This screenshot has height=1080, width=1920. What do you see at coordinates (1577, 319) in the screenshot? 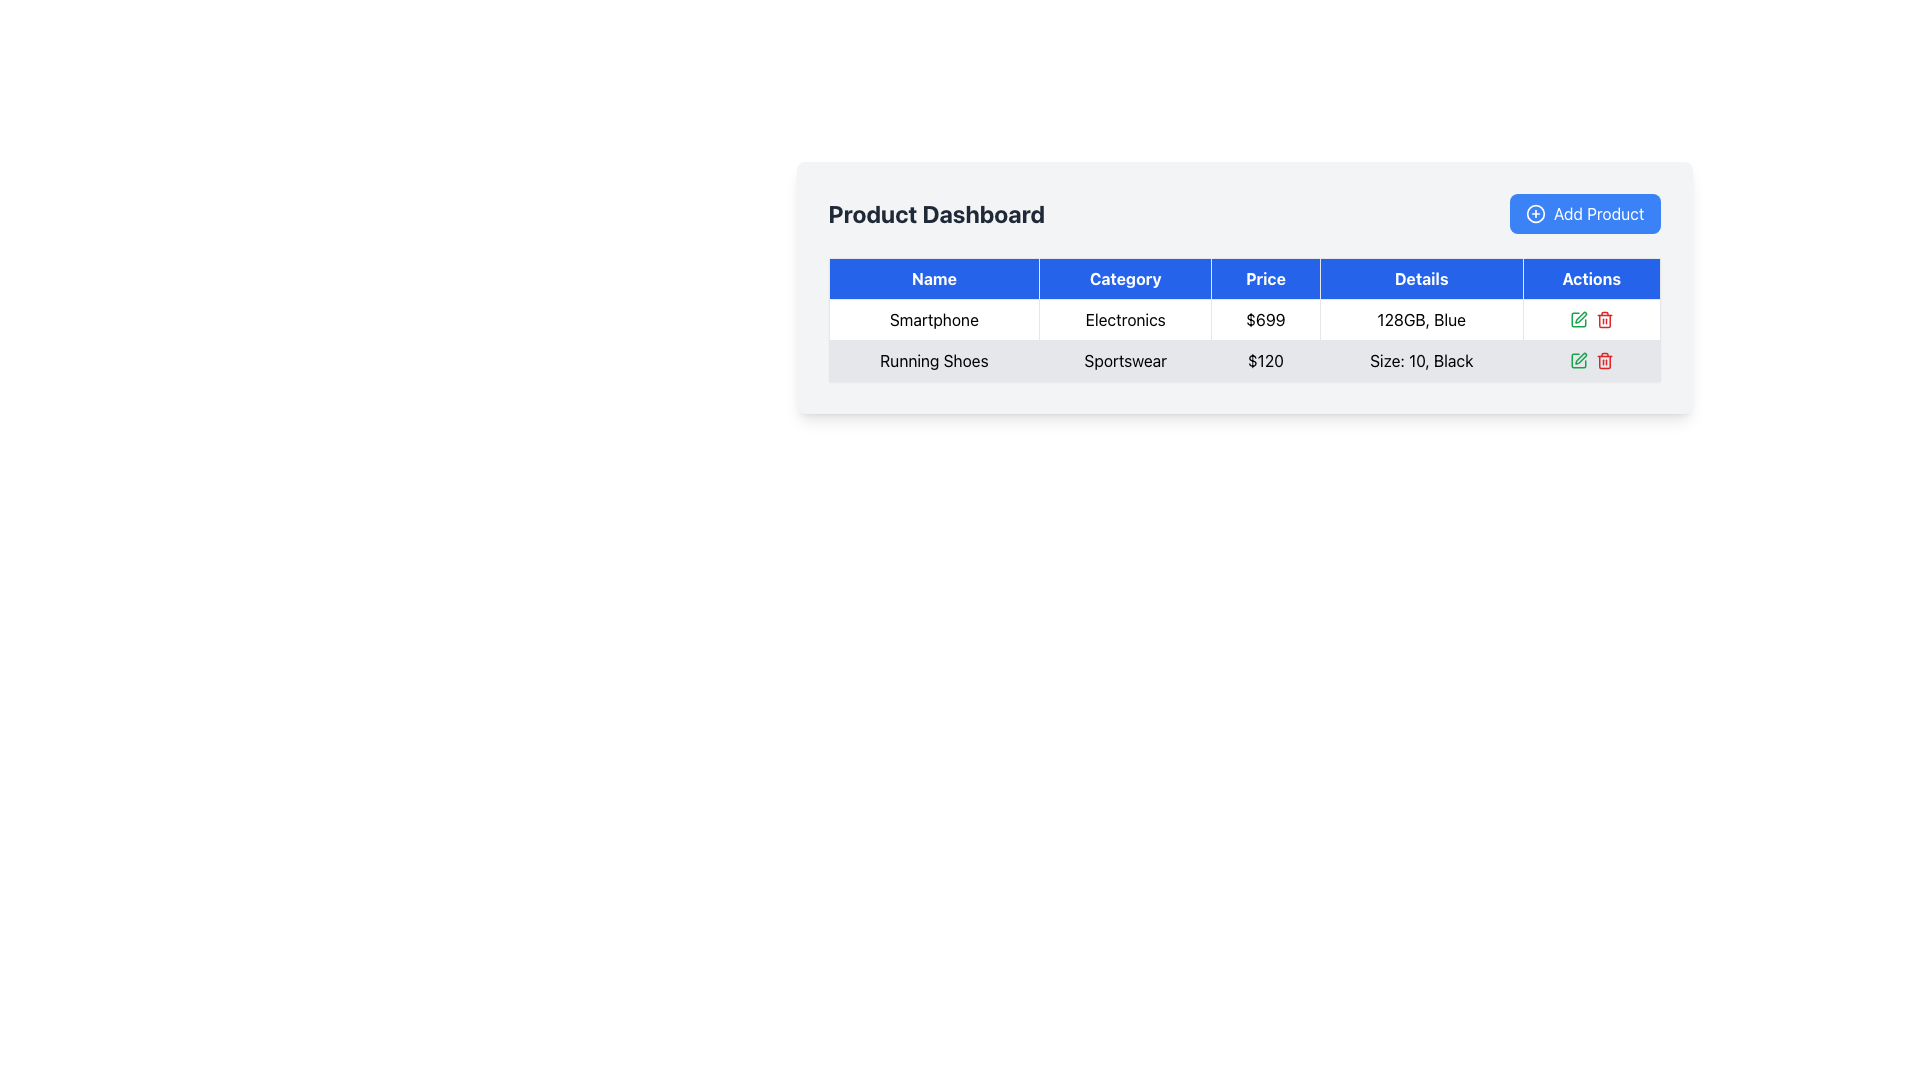
I see `the first icon in the 'Actions' column of the 'Smartphone' product row to change its color to a darker green` at bounding box center [1577, 319].